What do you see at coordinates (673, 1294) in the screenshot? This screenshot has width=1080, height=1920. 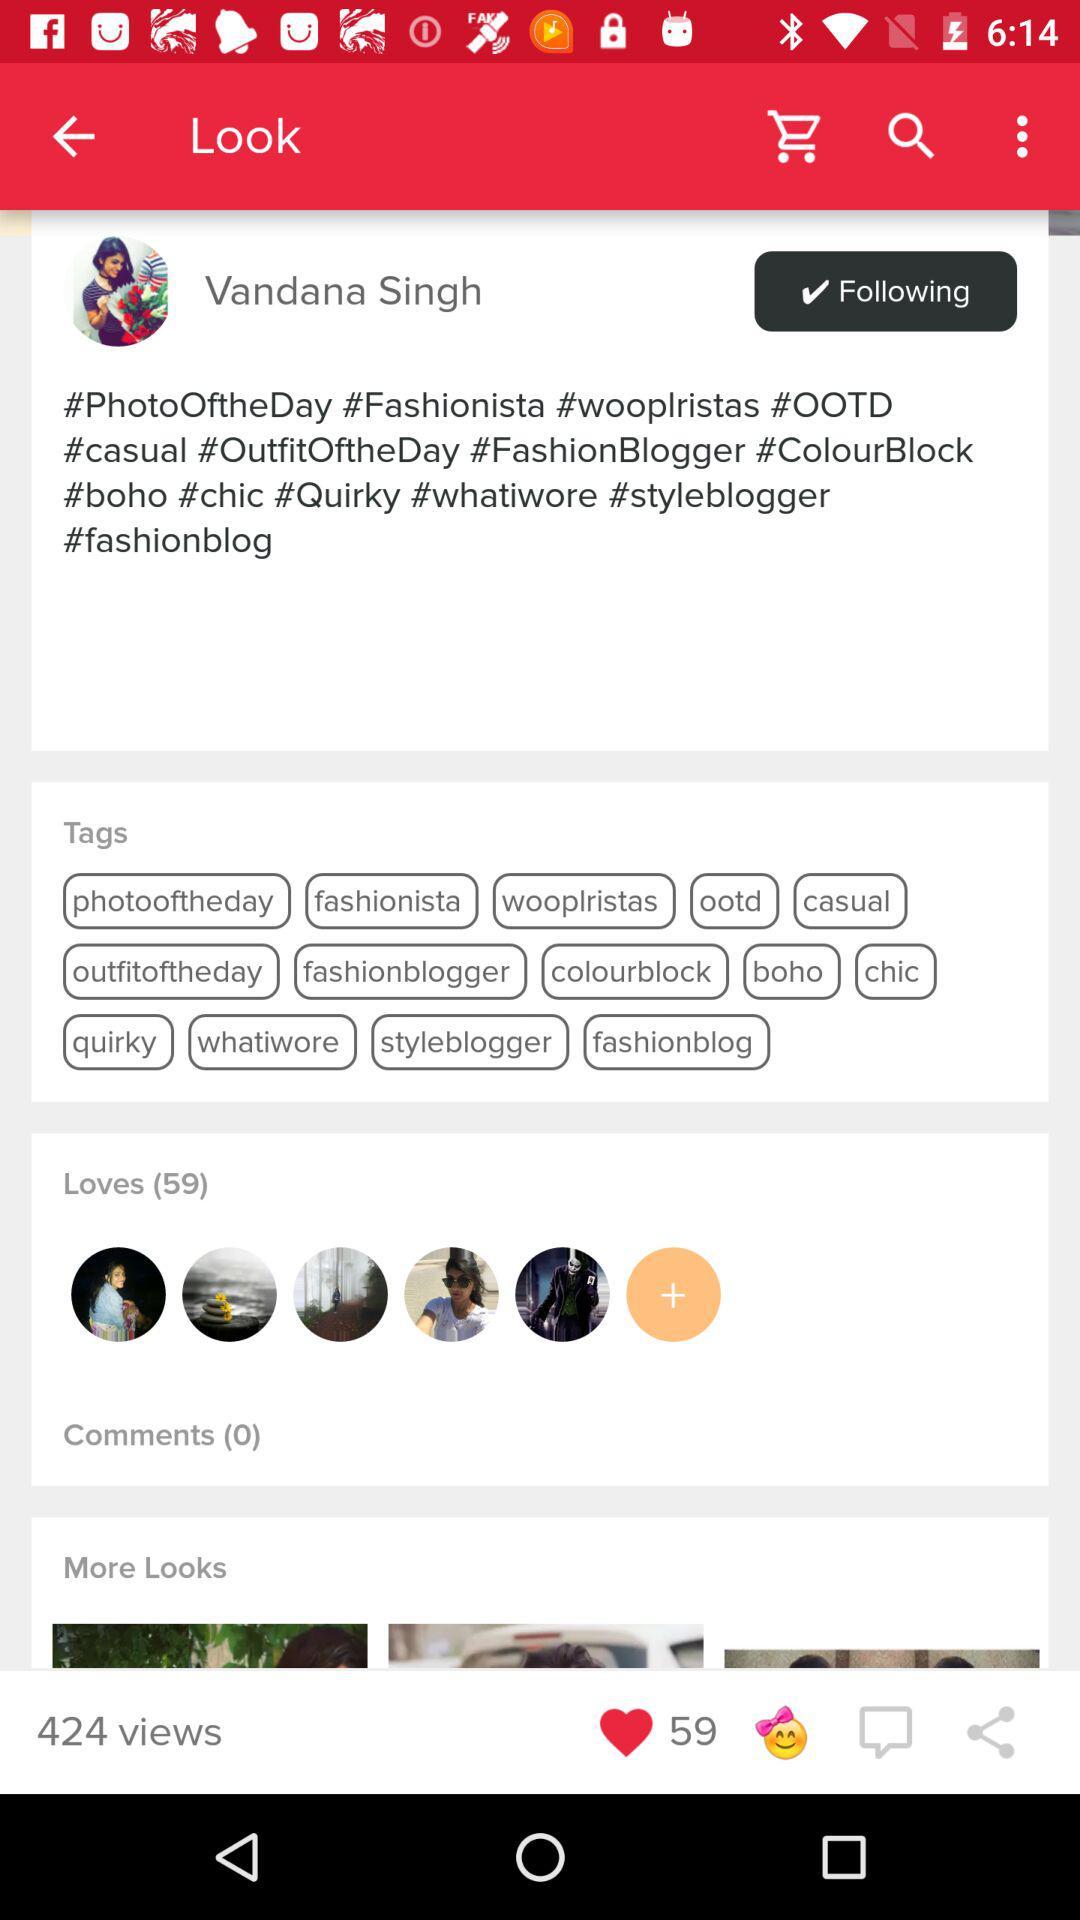 I see `item above the comments (0) icon` at bounding box center [673, 1294].